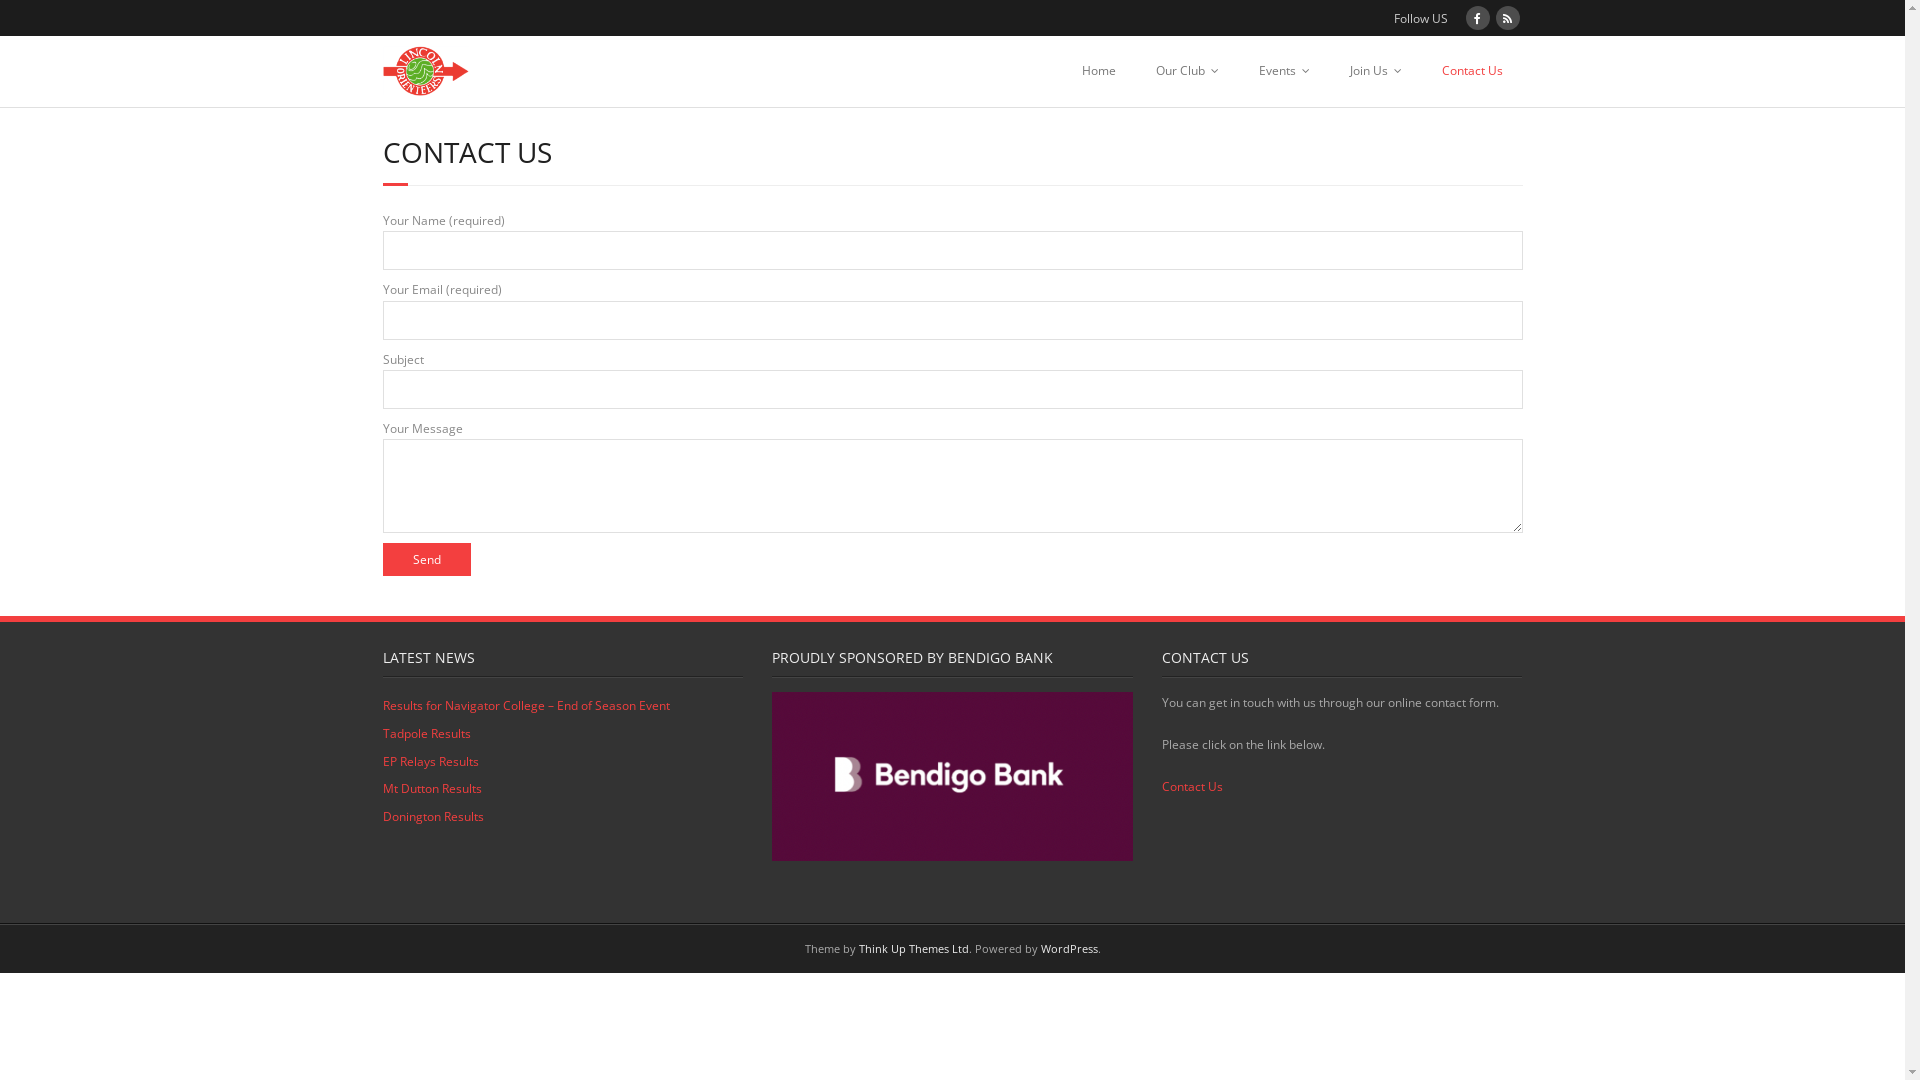  I want to click on 'Our Club', so click(1187, 69).